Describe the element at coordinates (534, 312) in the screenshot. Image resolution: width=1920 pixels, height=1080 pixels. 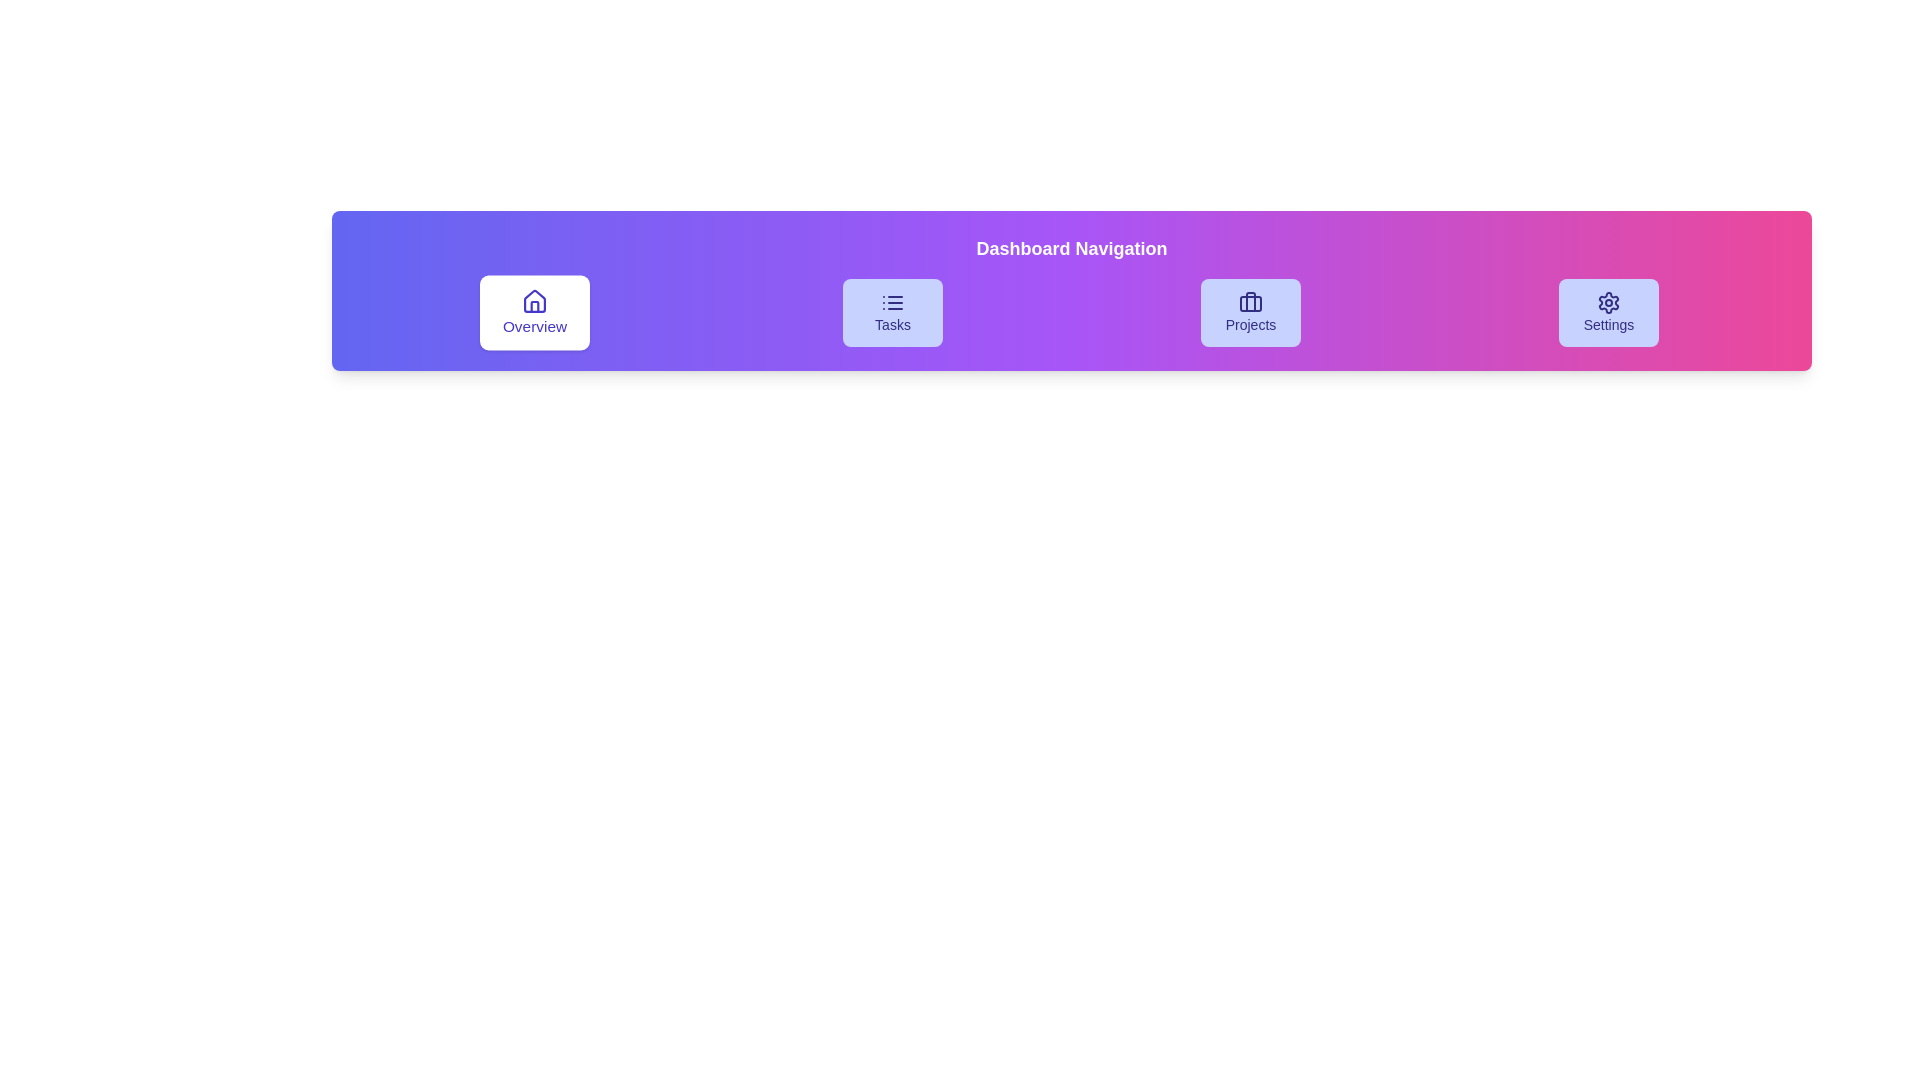
I see `the Overview button to navigate to the corresponding section` at that location.